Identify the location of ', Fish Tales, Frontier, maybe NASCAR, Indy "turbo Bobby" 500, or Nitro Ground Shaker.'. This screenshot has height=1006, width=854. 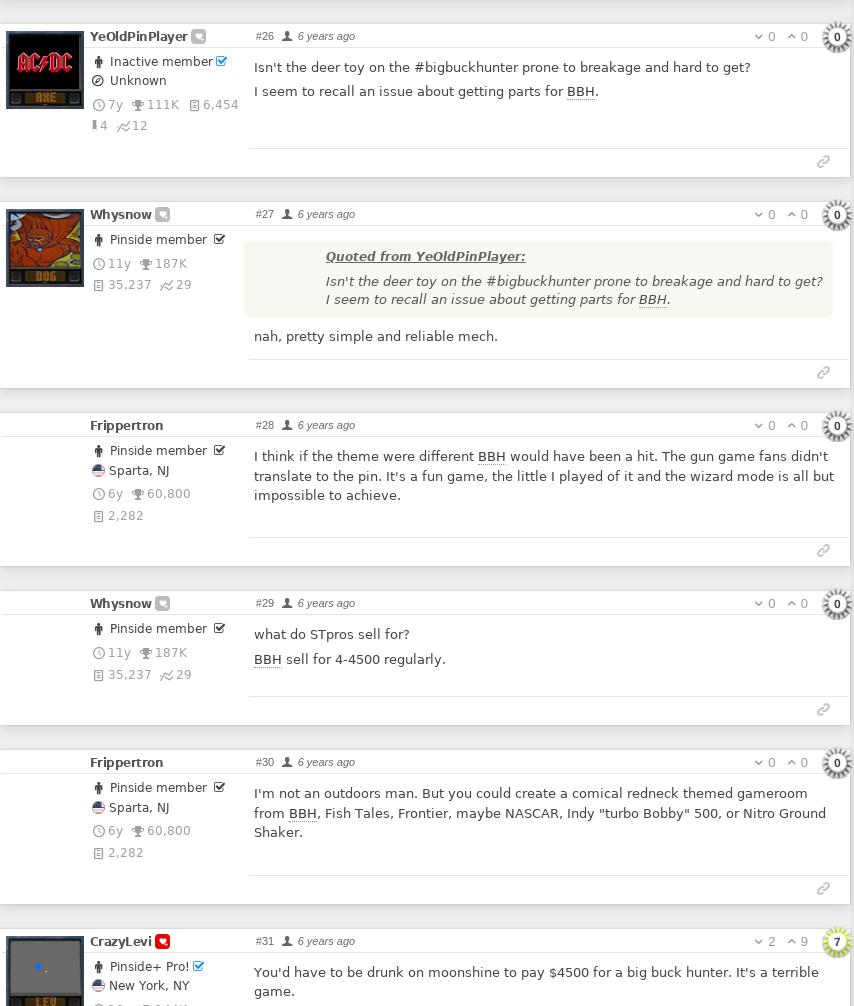
(538, 821).